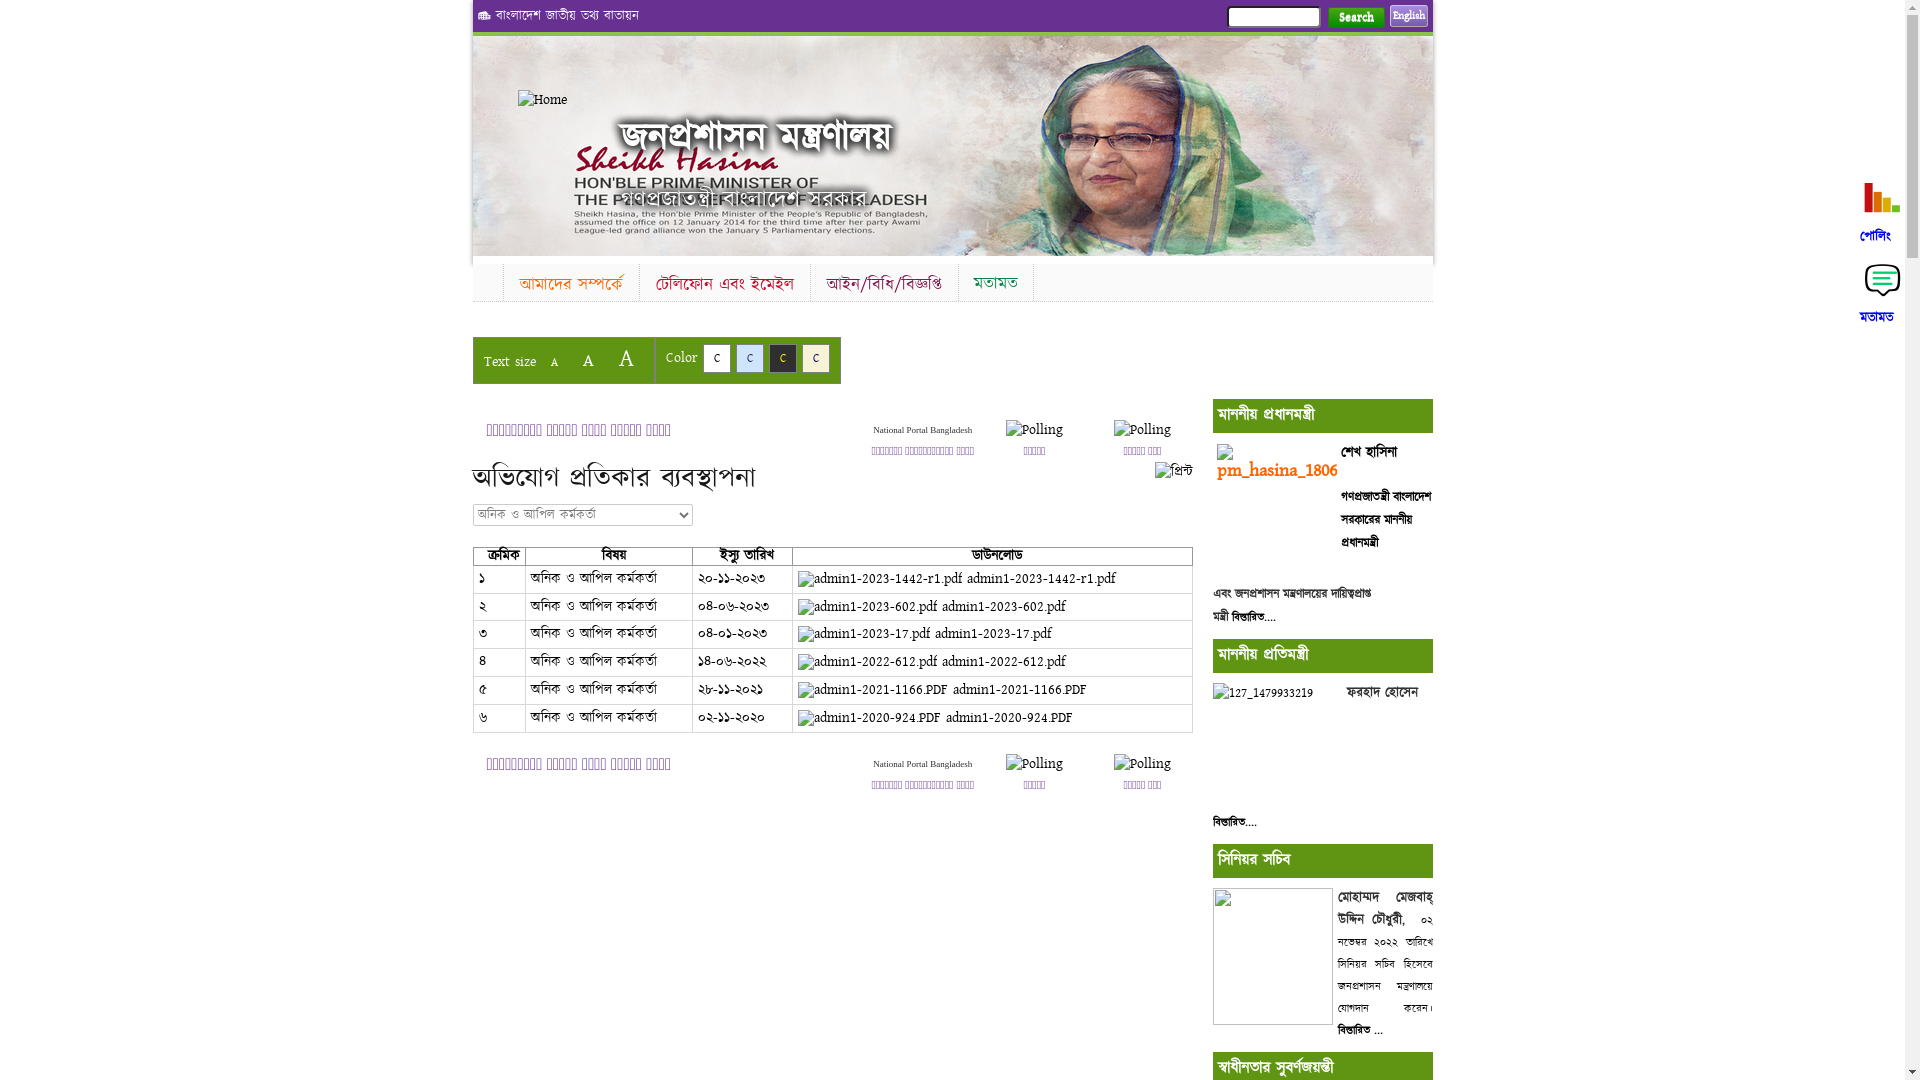 This screenshot has width=1920, height=1080. I want to click on 'admin1-2021-1166.PDF', so click(941, 689).